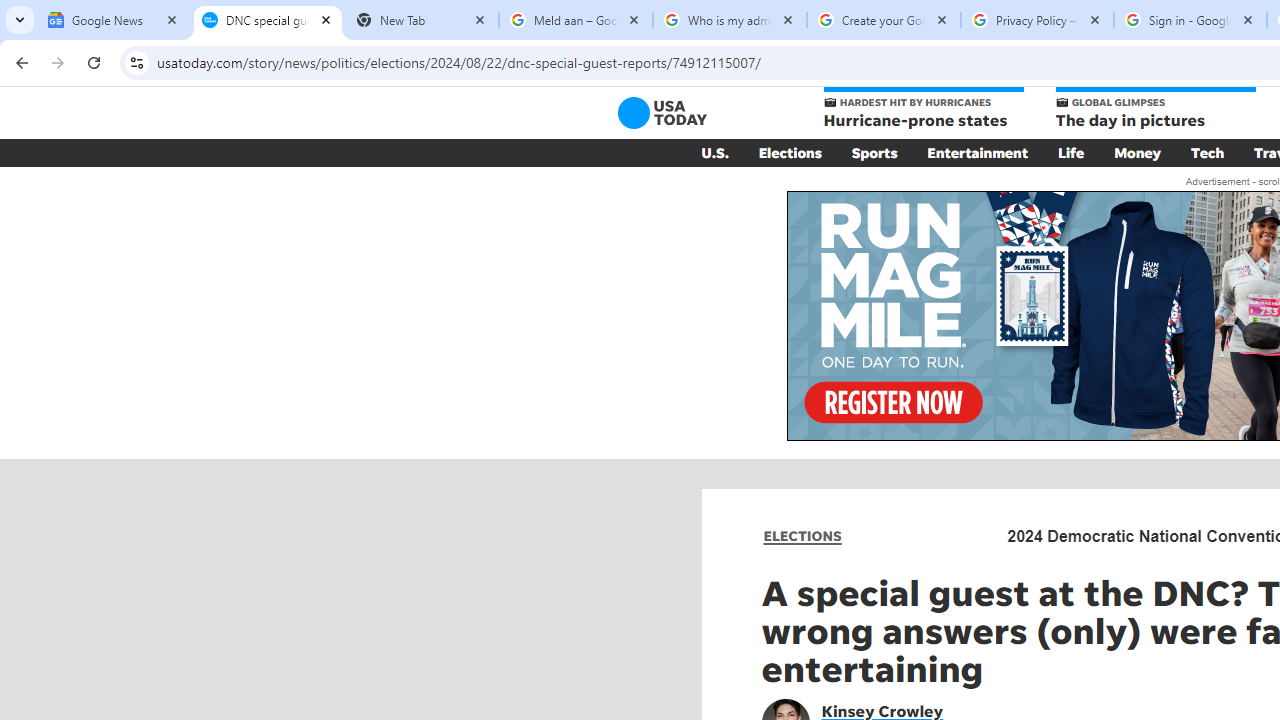 Image resolution: width=1280 pixels, height=720 pixels. What do you see at coordinates (788, 152) in the screenshot?
I see `'Elections'` at bounding box center [788, 152].